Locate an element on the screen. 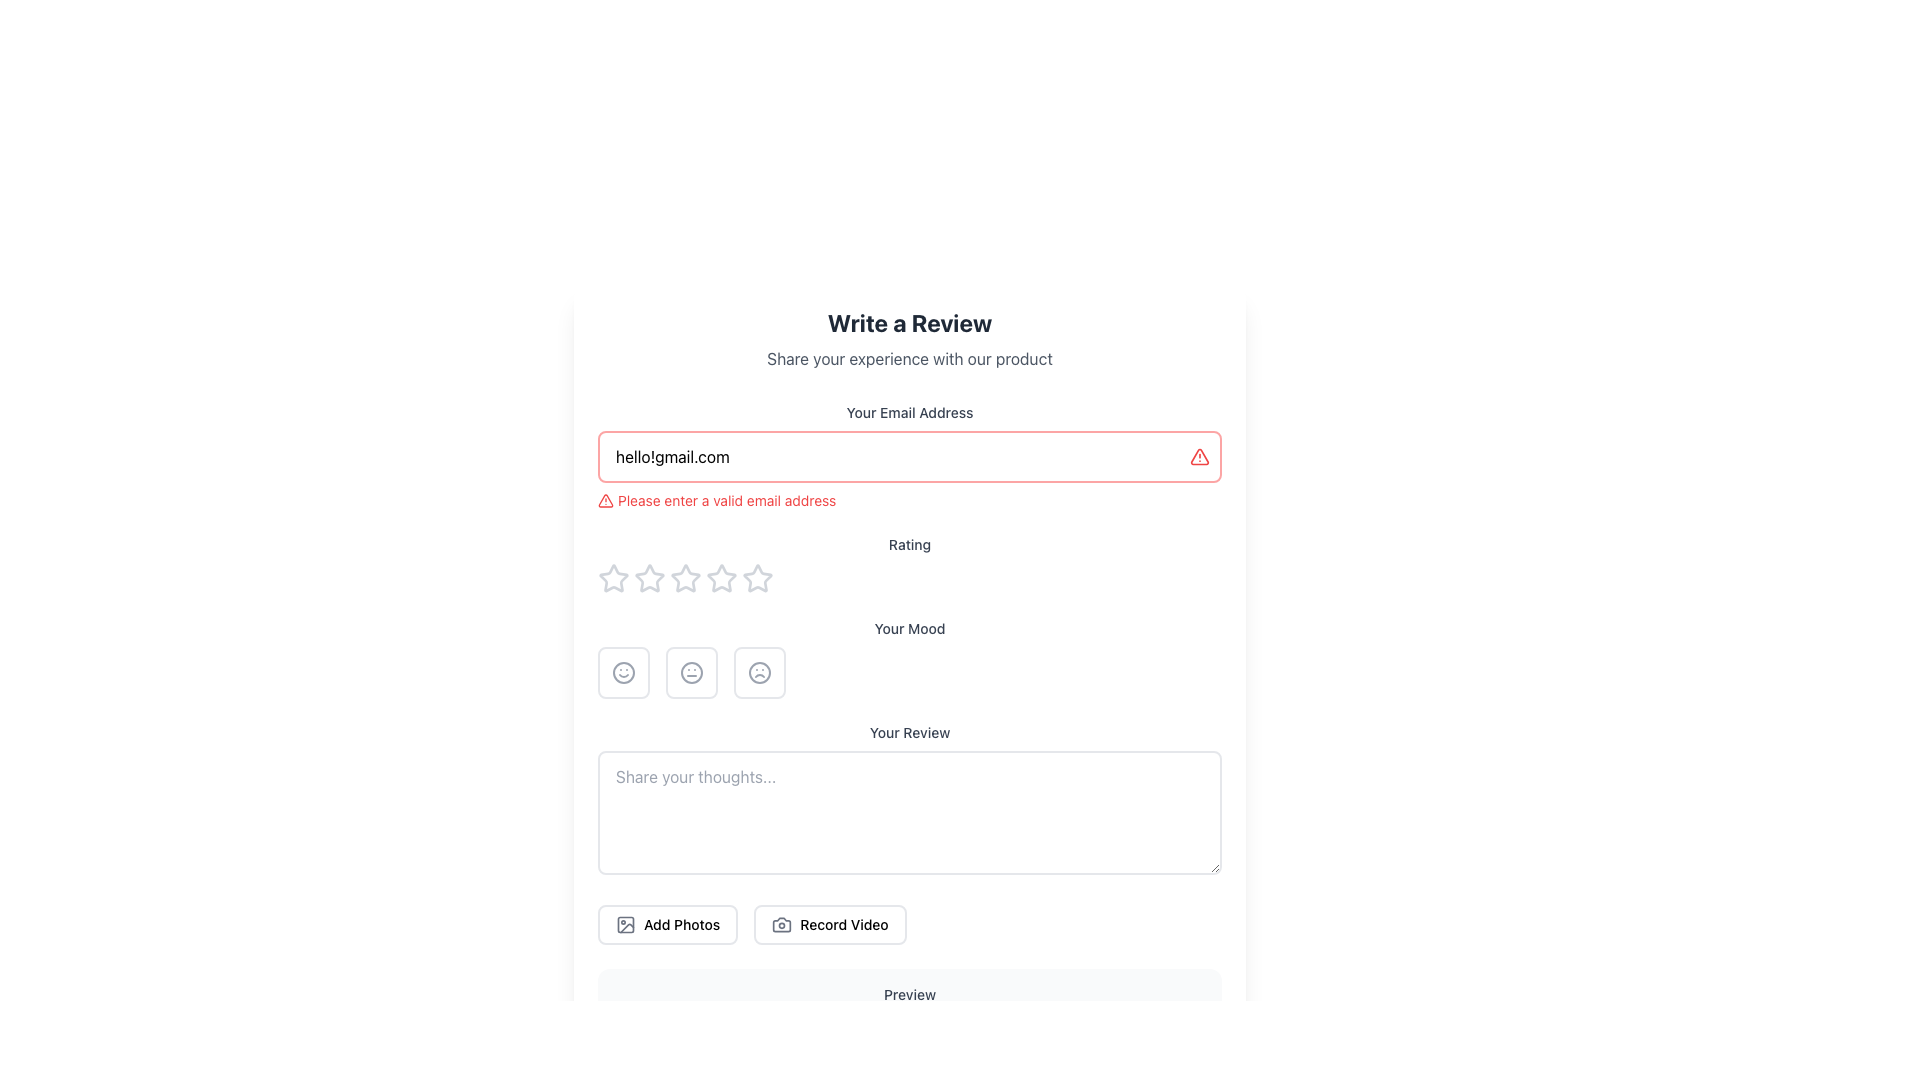 This screenshot has height=1080, width=1920. the second star icon in the rating system is located at coordinates (649, 578).